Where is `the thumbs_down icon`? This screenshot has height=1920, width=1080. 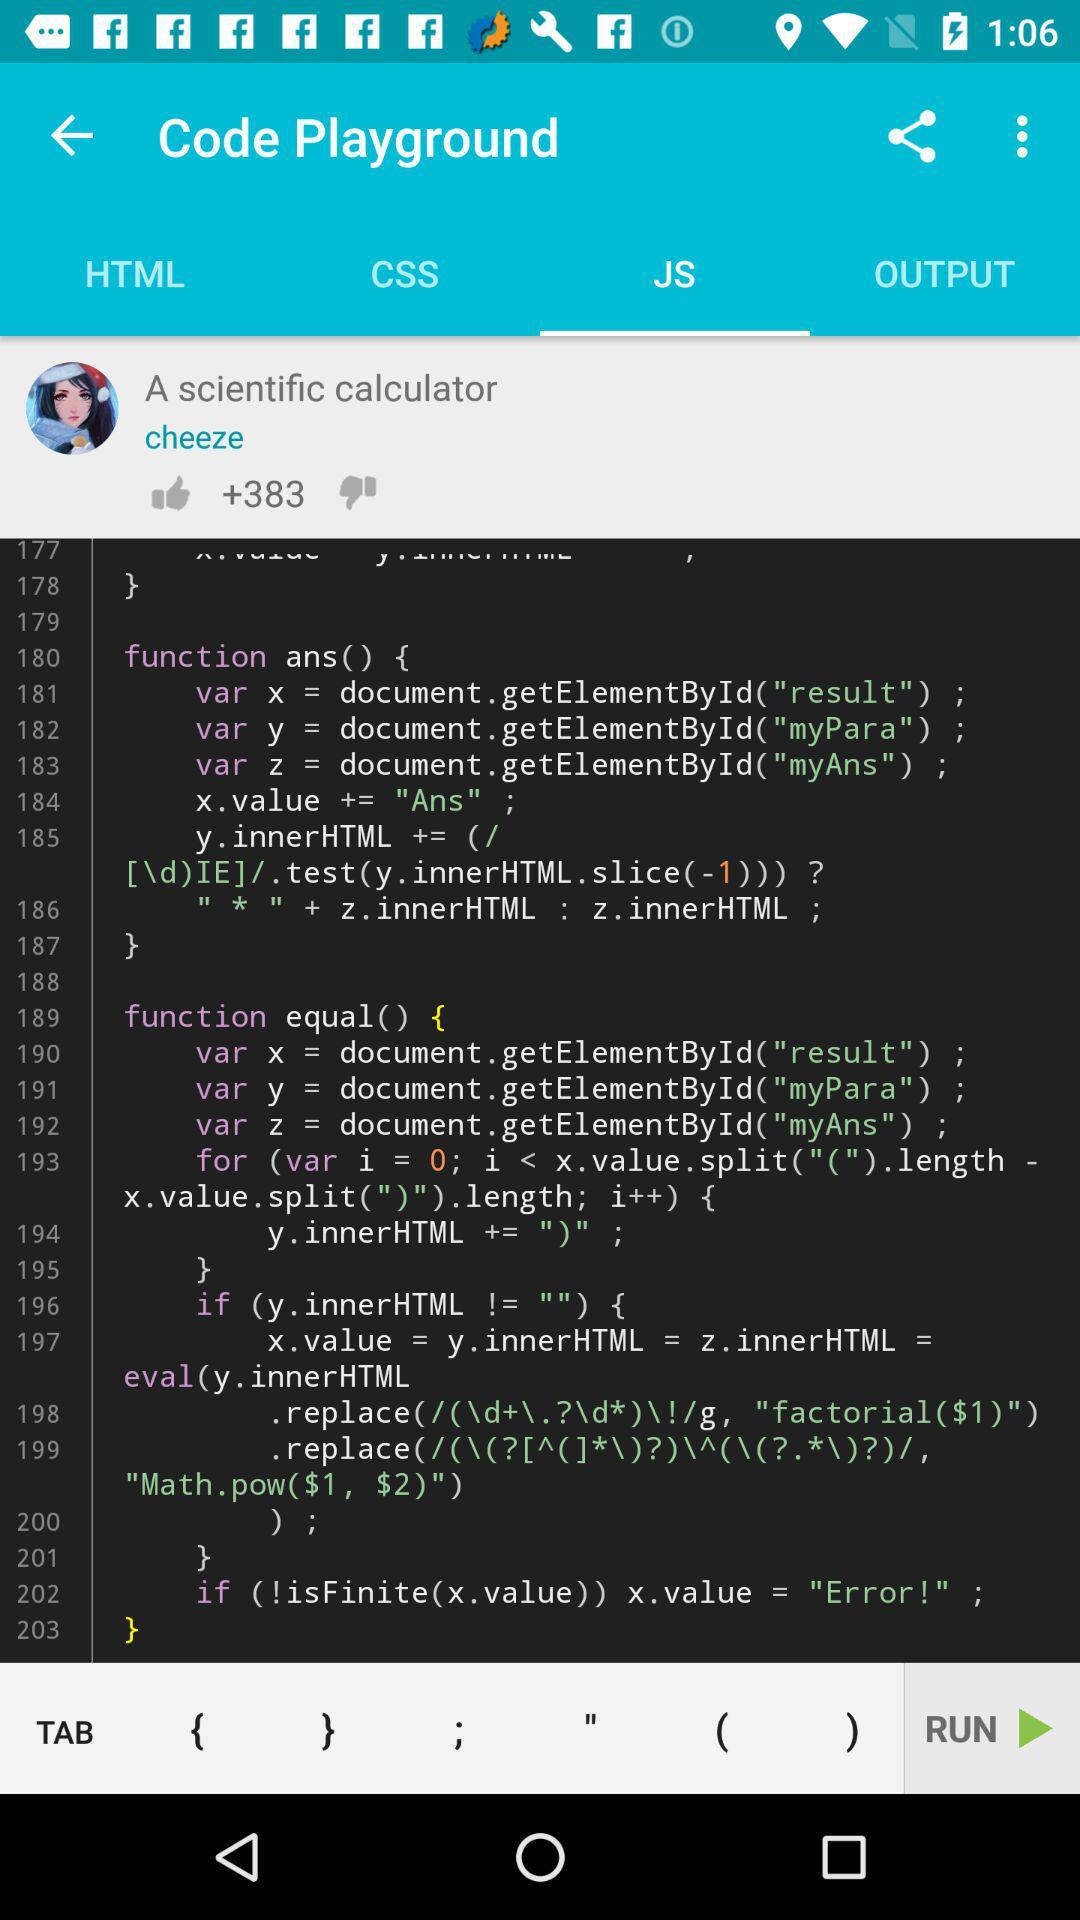
the thumbs_down icon is located at coordinates (356, 492).